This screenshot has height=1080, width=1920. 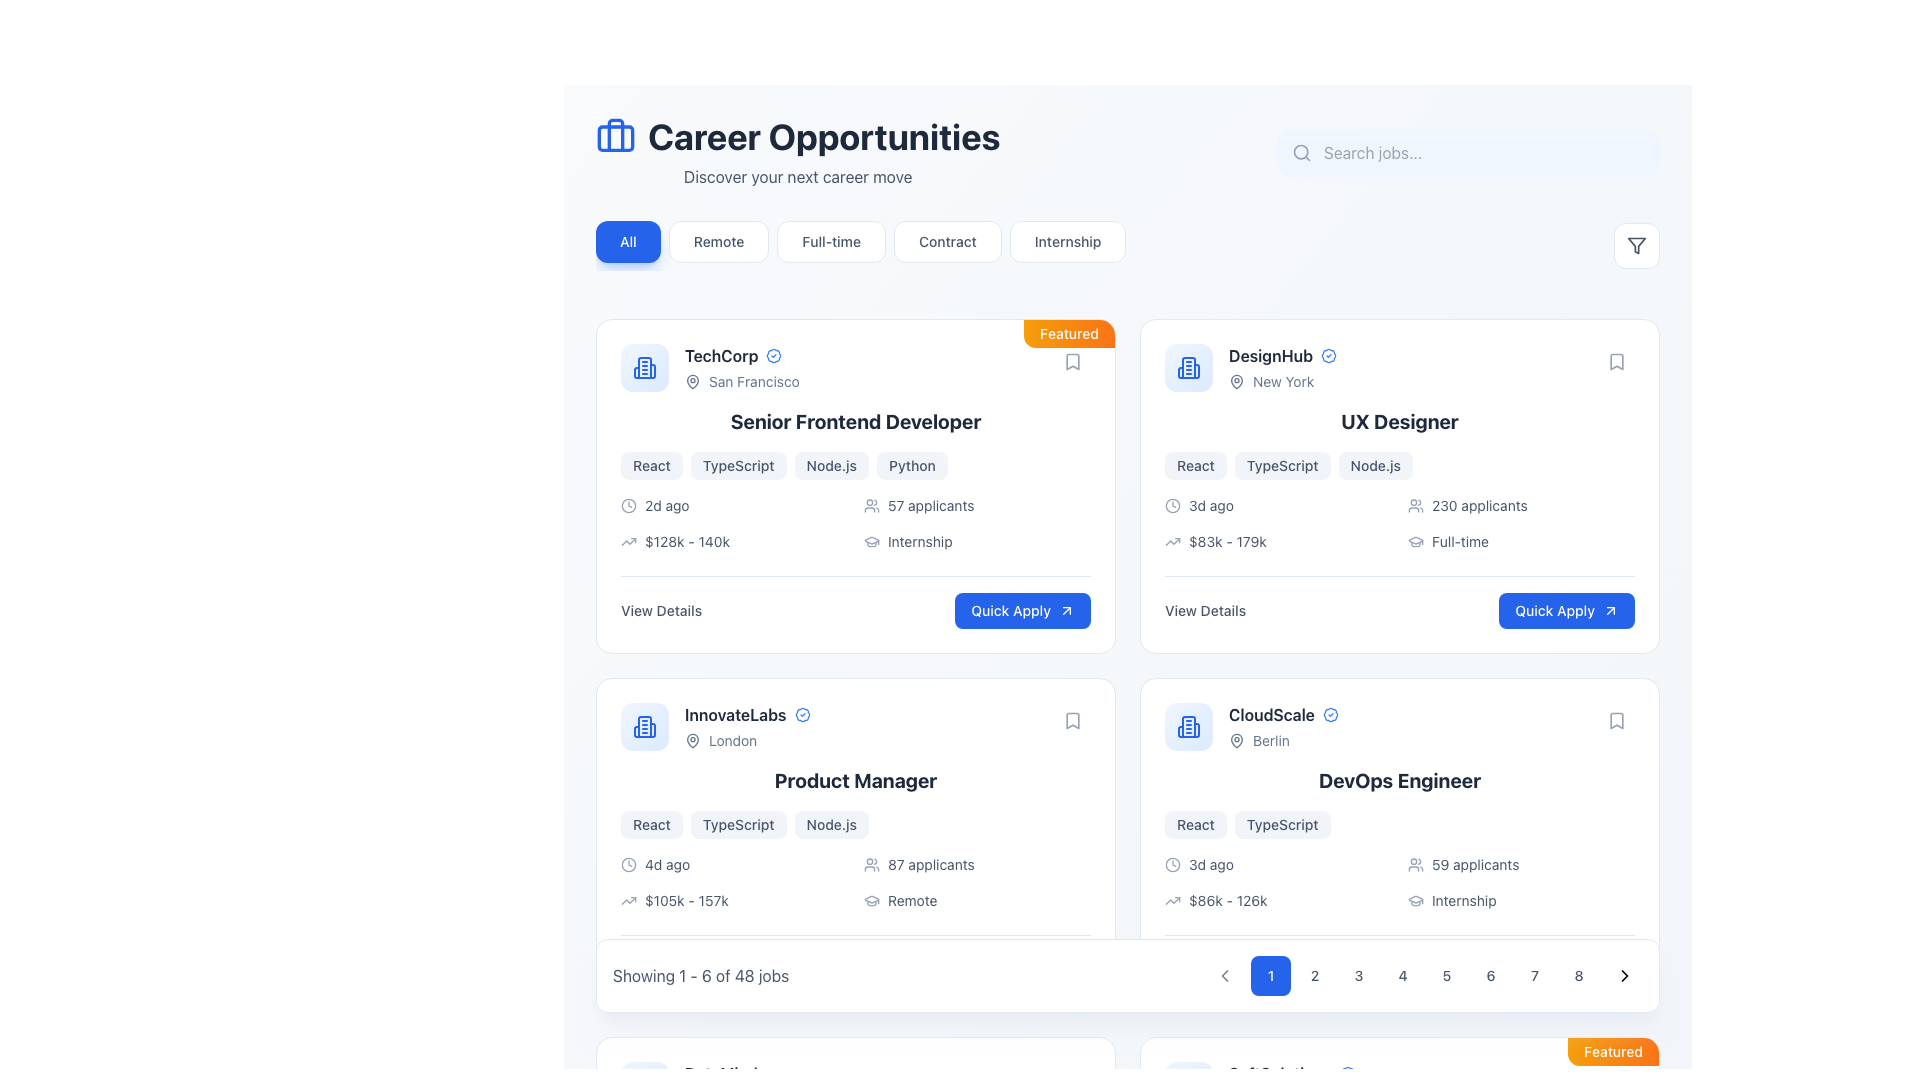 I want to click on the 'TypeScript' label in the job posting section titled 'InnovateLabs Product Manager', which is positioned between 'React' and 'Node.js', so click(x=737, y=825).